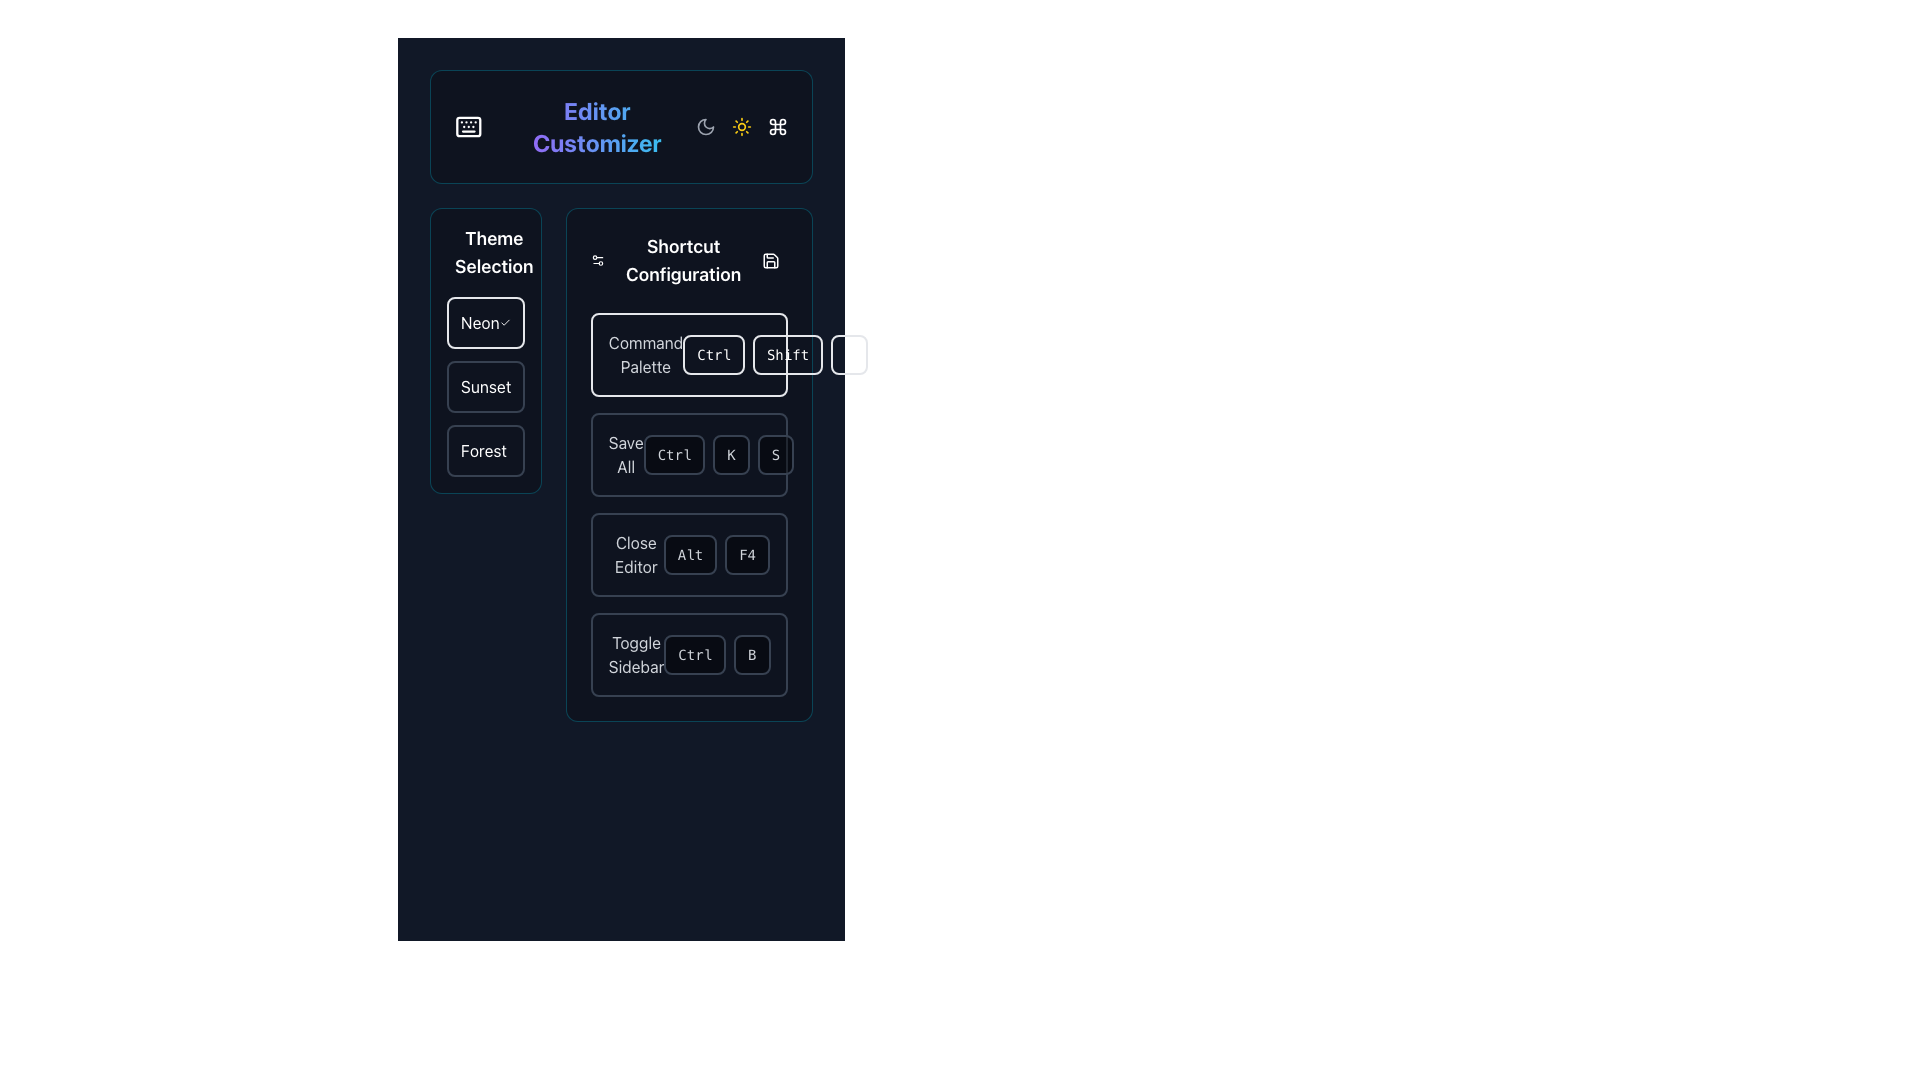  What do you see at coordinates (776, 127) in the screenshot?
I see `the SVG-based command symbol icon in the top-right corner of the layout, which has a cyan-blue stroke and is the third icon following the night and day mode icons` at bounding box center [776, 127].